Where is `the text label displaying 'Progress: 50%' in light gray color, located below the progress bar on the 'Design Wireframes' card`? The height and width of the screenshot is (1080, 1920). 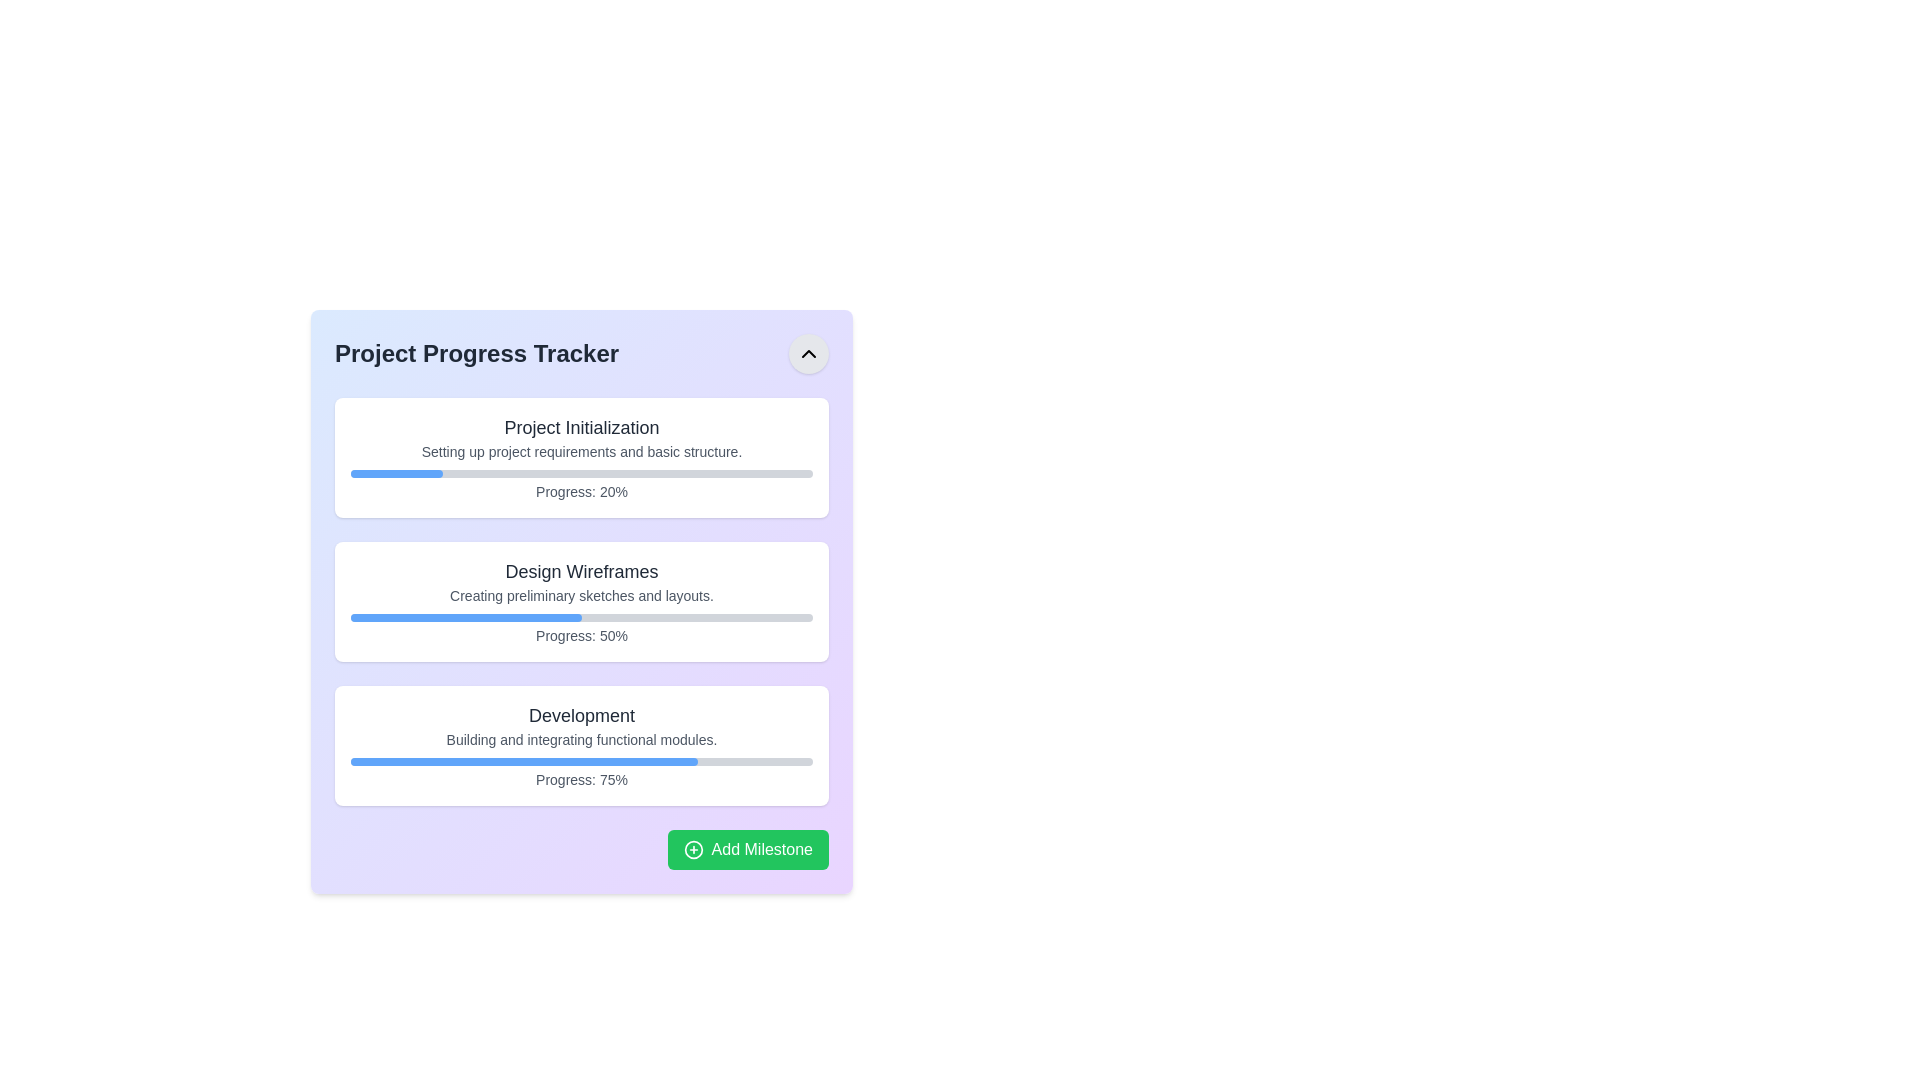 the text label displaying 'Progress: 50%' in light gray color, located below the progress bar on the 'Design Wireframes' card is located at coordinates (580, 636).